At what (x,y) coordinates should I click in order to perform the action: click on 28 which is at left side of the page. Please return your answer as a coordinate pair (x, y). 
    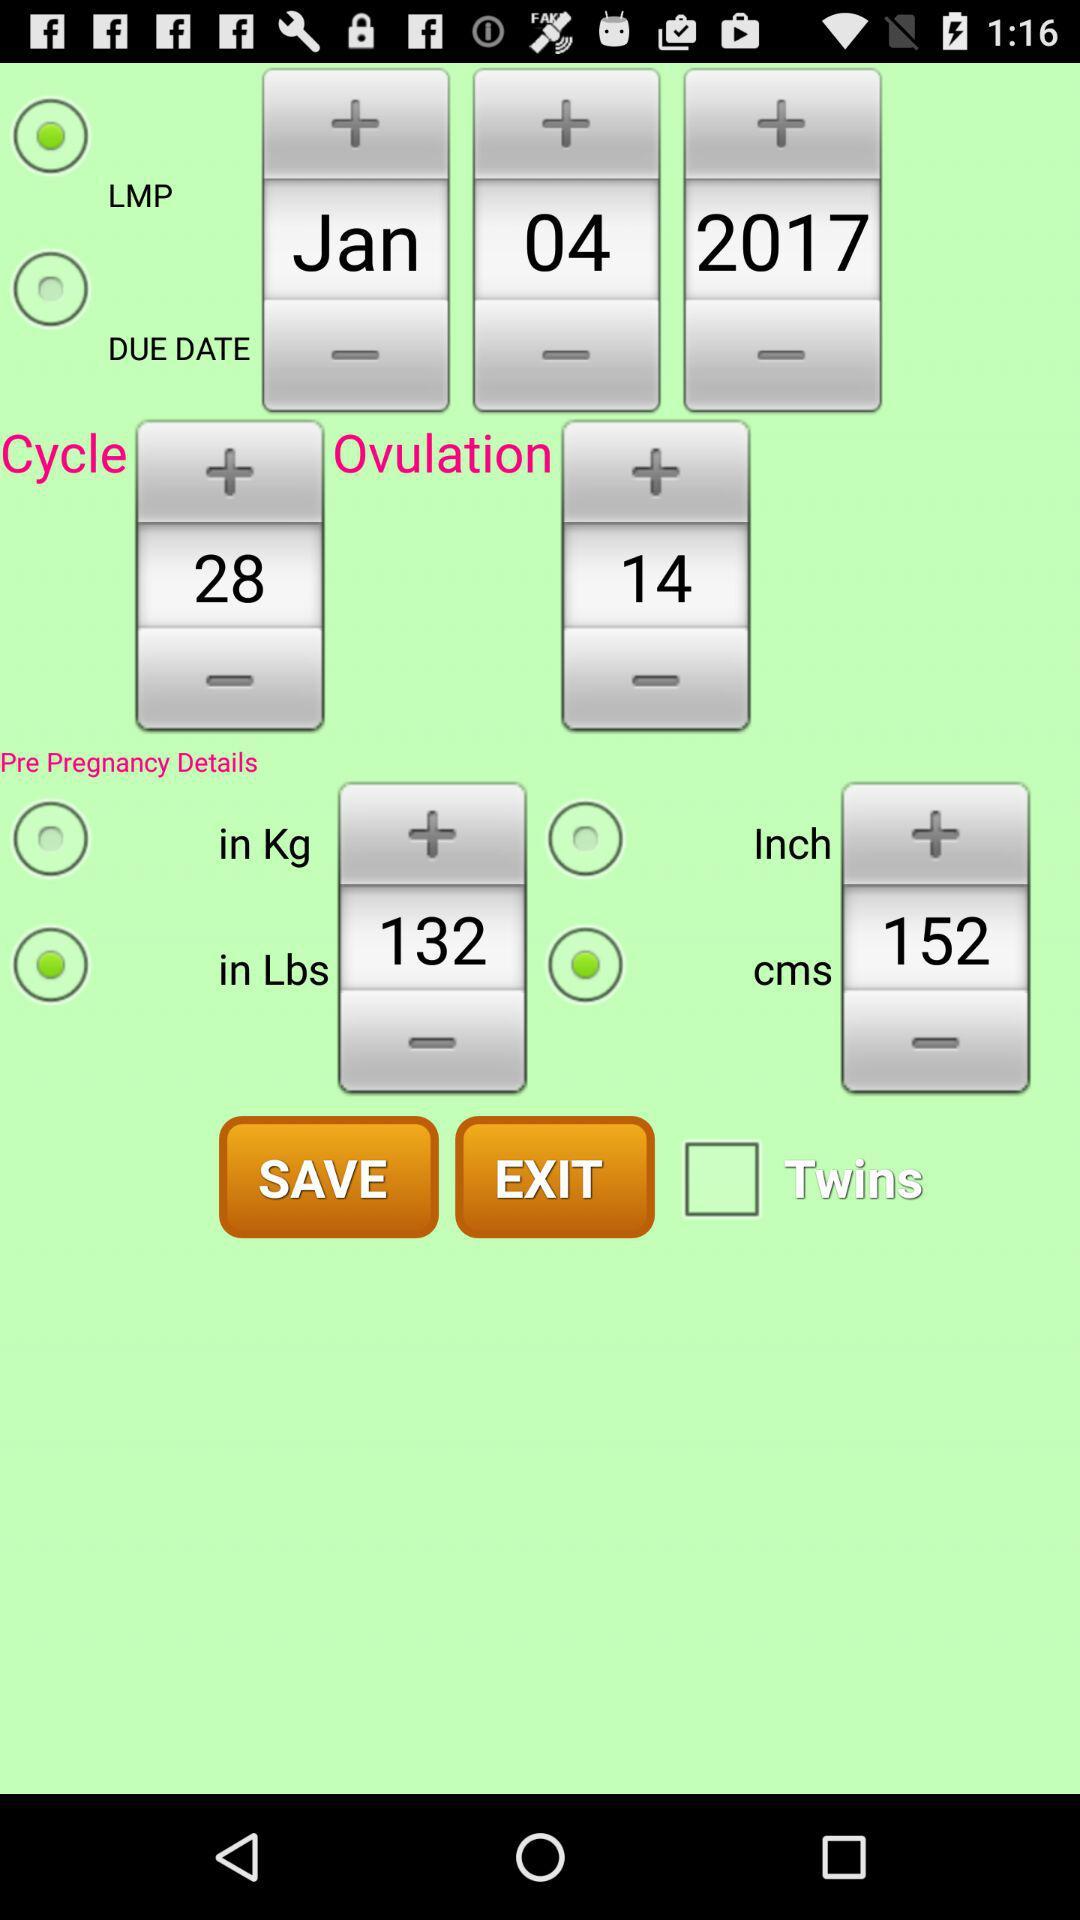
    Looking at the image, I should click on (229, 575).